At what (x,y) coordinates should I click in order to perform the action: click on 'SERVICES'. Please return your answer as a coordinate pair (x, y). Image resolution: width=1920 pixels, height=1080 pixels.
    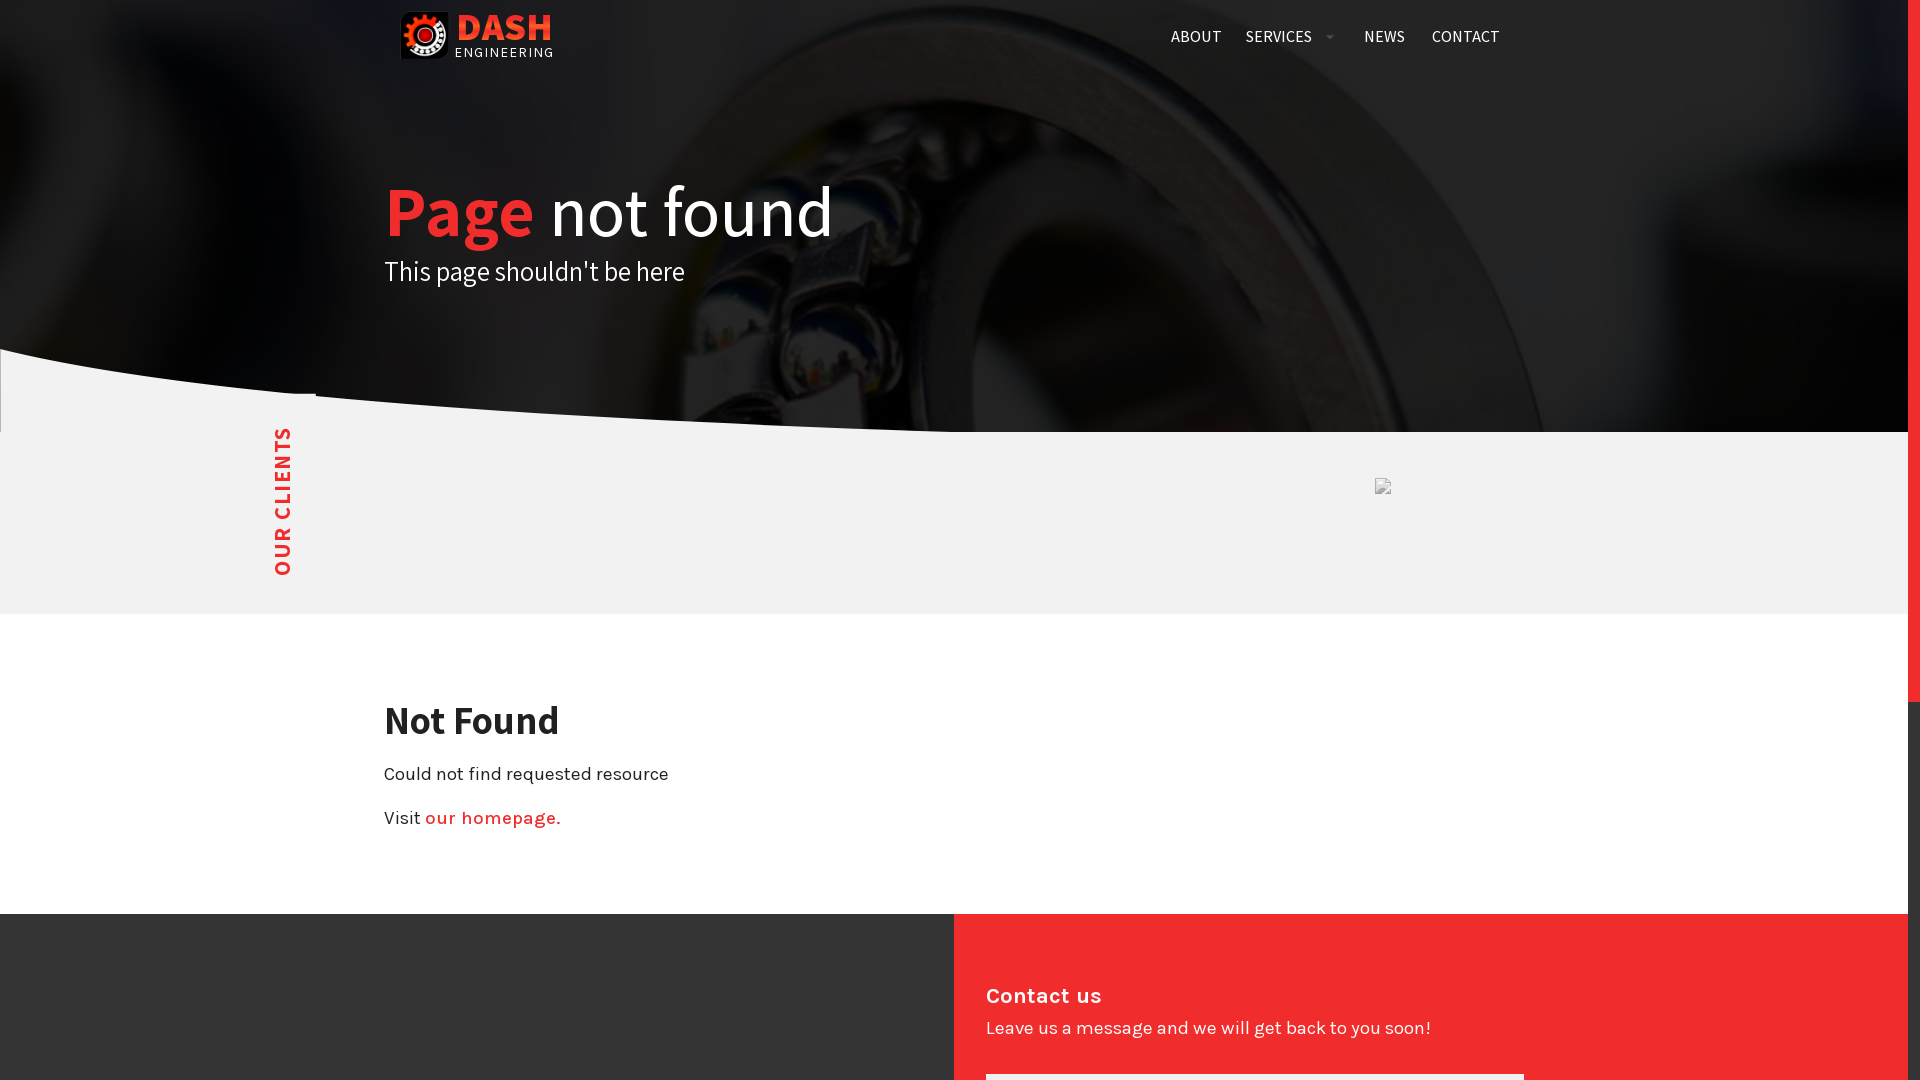
    Looking at the image, I should click on (1291, 37).